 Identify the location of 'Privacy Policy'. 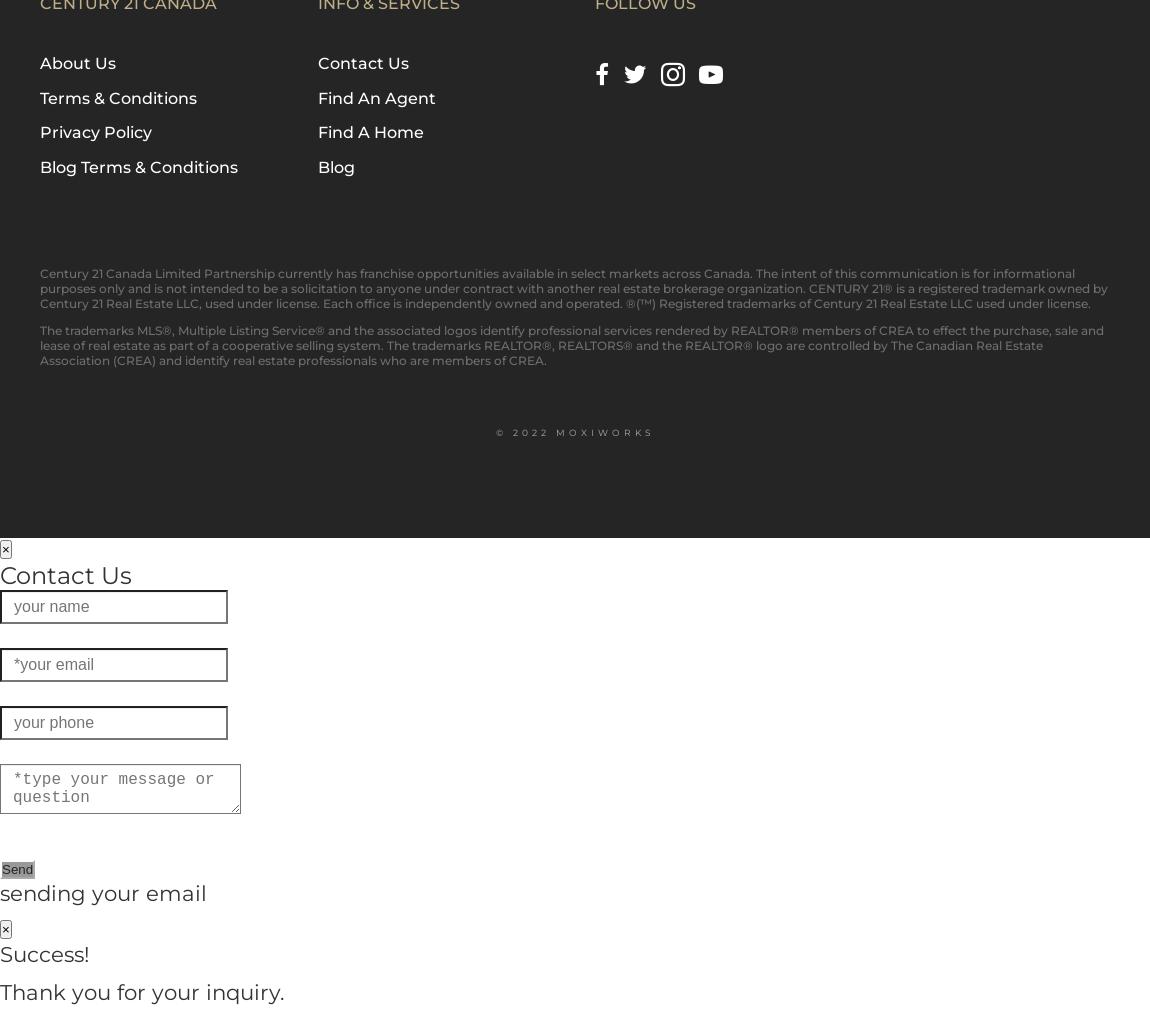
(95, 131).